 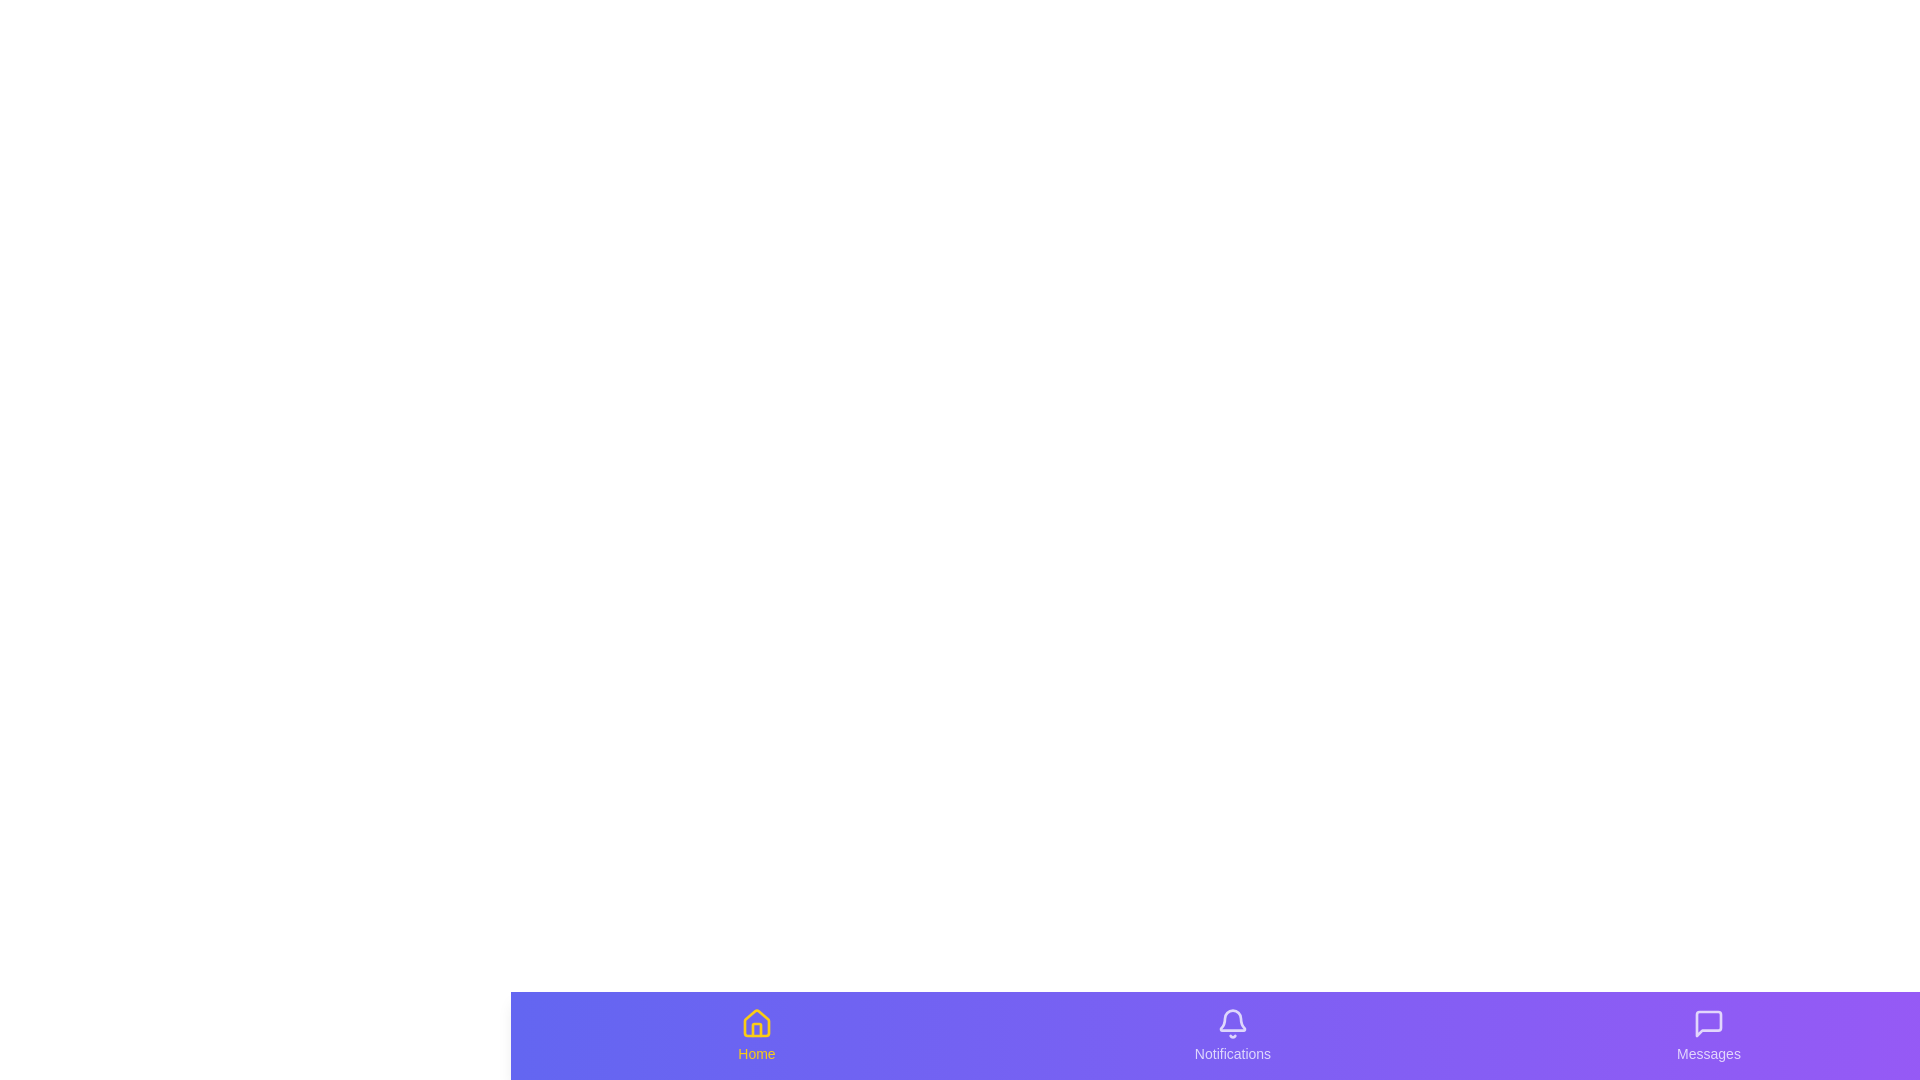 What do you see at coordinates (756, 1035) in the screenshot?
I see `the Home icon to activate its functionality` at bounding box center [756, 1035].